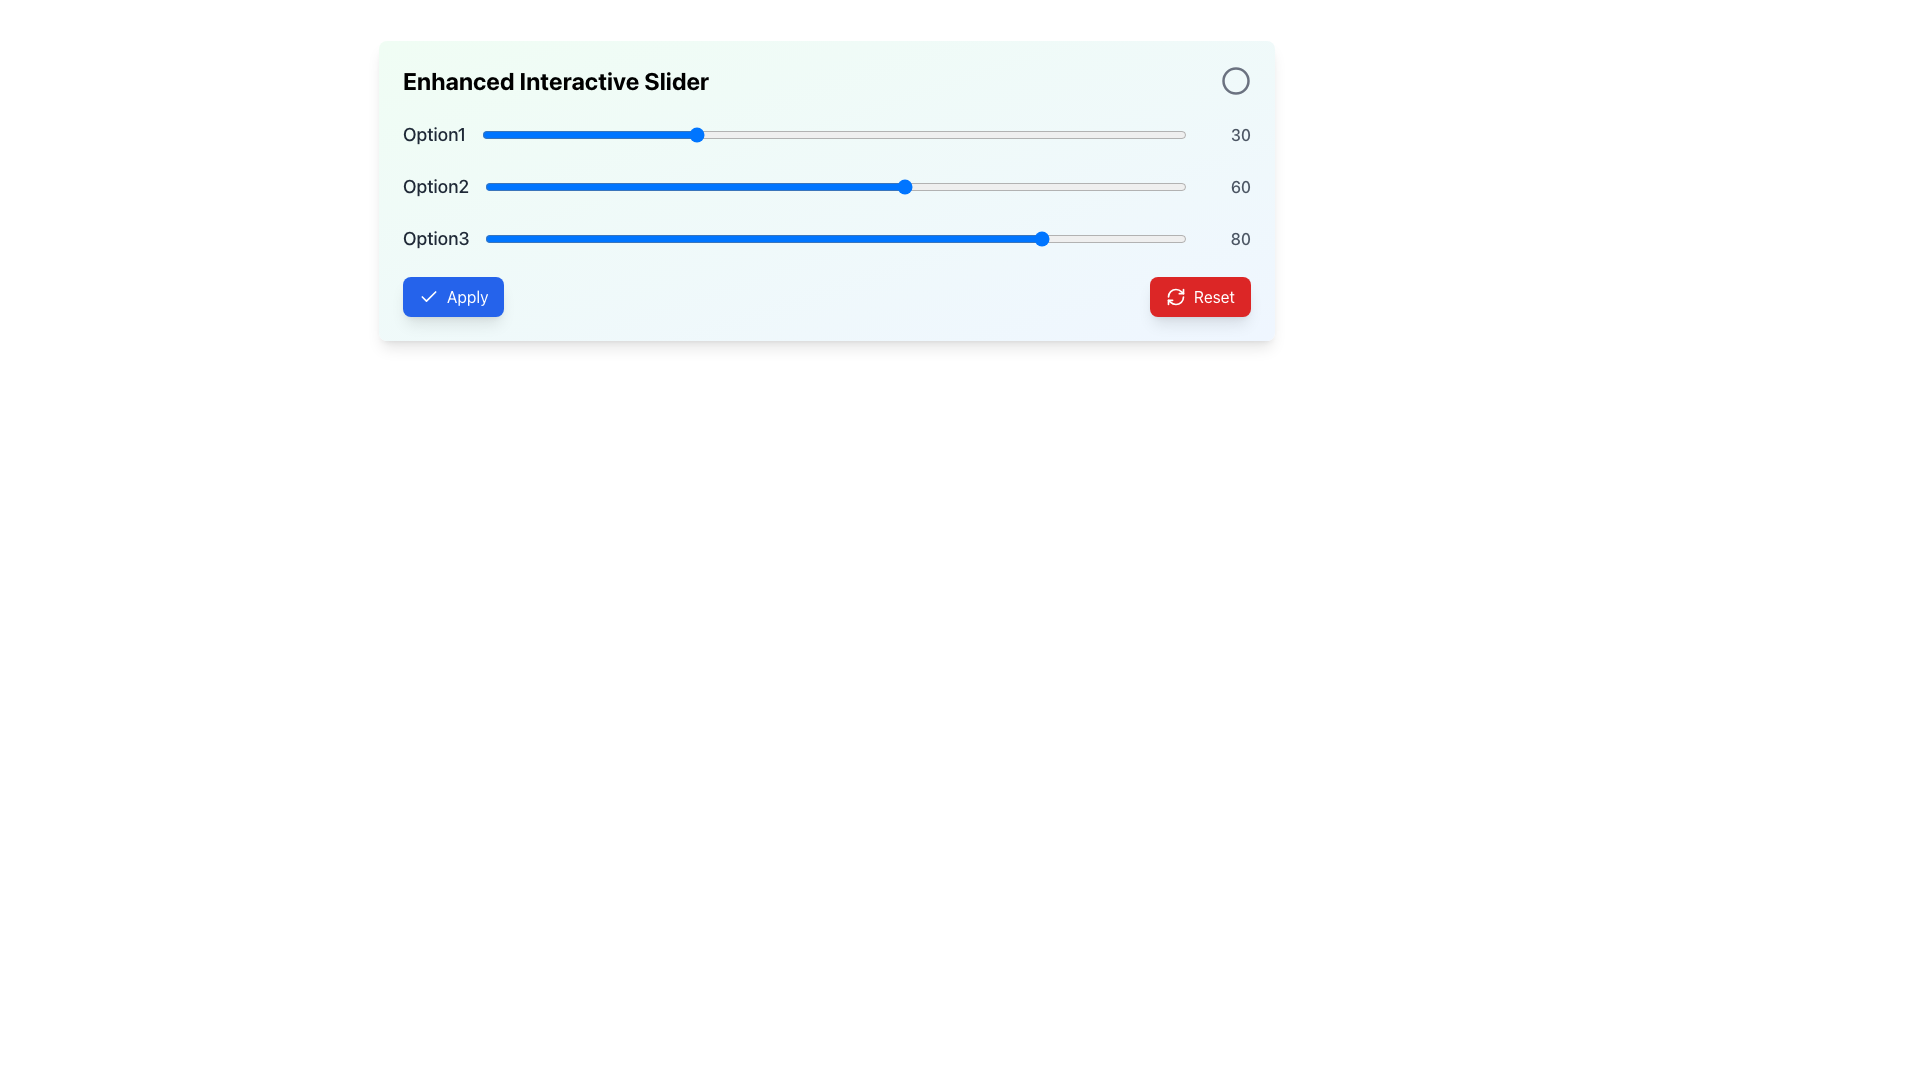 This screenshot has width=1920, height=1080. Describe the element at coordinates (834, 135) in the screenshot. I see `the handle of the horizontal range slider that is prominently positioned between the label 'Option1' and the numeric value '30'` at that location.